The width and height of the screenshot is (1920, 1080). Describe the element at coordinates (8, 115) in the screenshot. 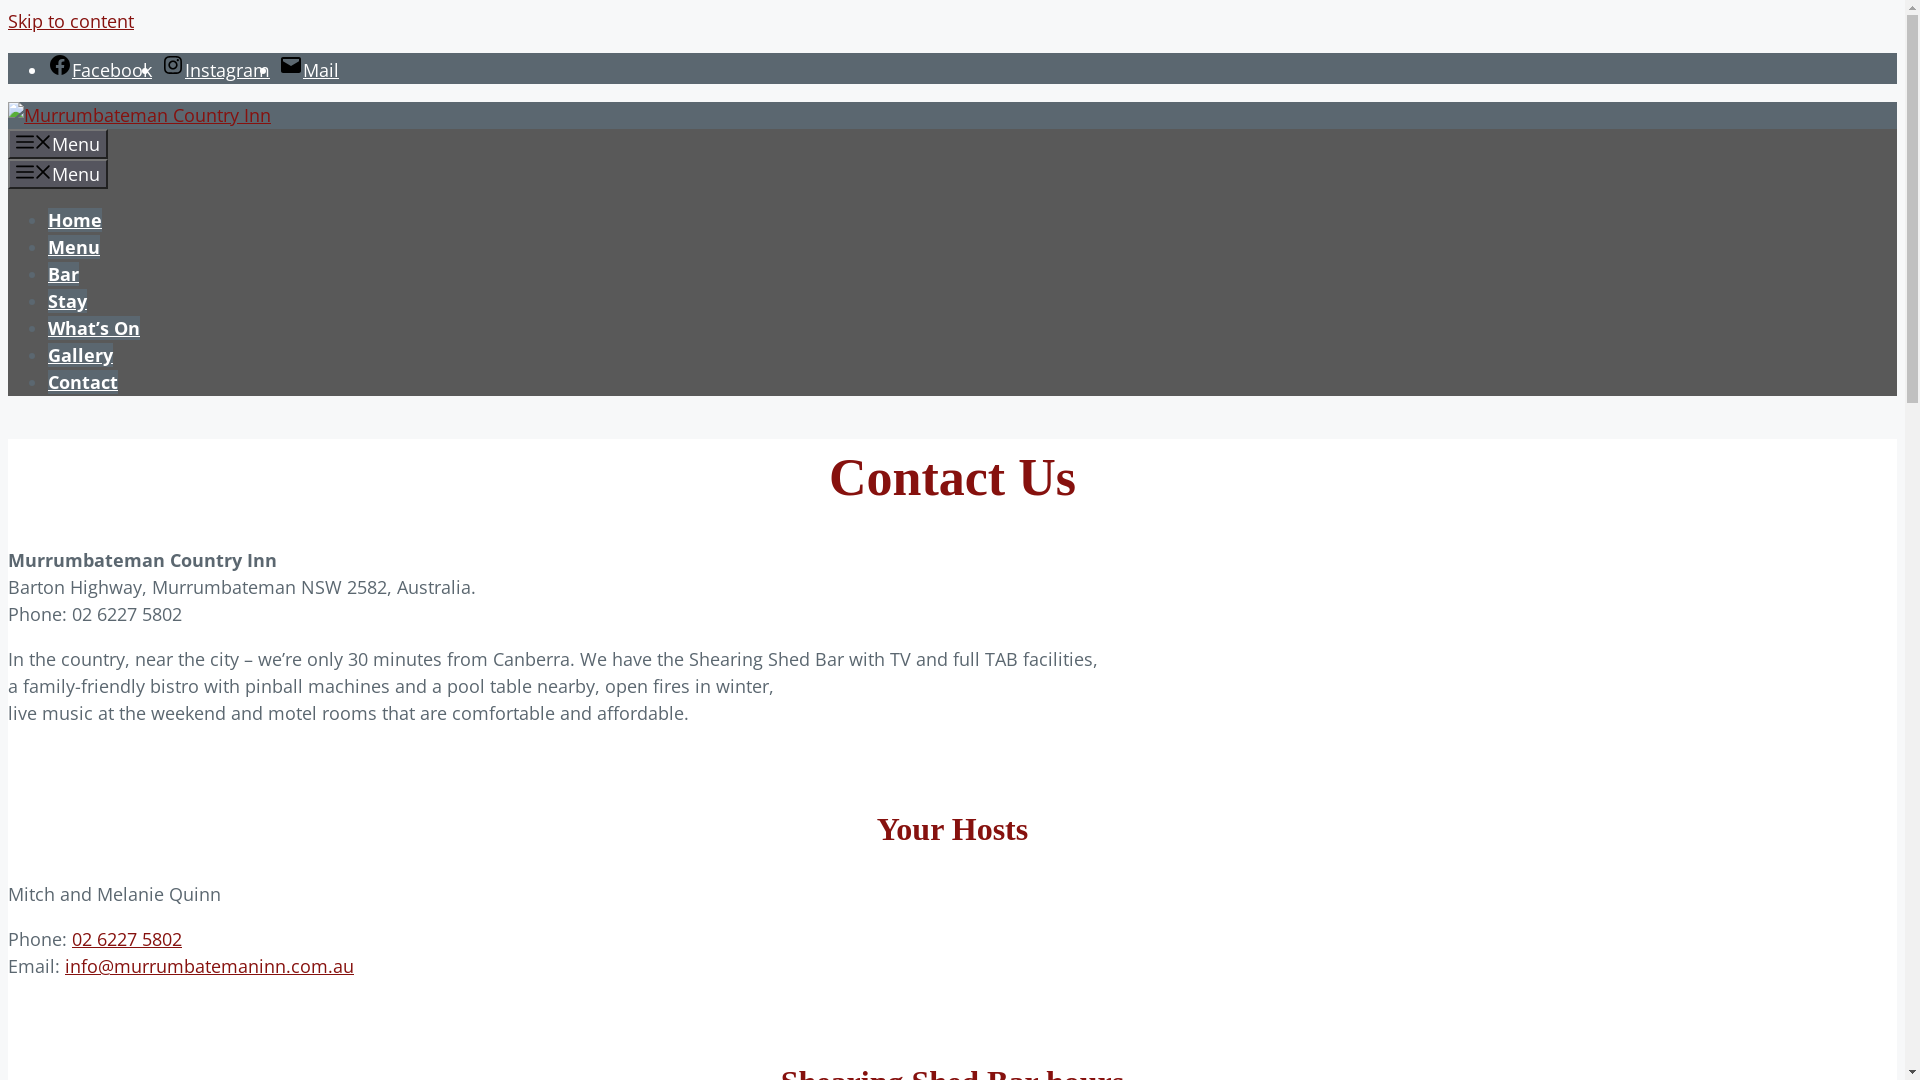

I see `'Murrumbateman Country Inn'` at that location.